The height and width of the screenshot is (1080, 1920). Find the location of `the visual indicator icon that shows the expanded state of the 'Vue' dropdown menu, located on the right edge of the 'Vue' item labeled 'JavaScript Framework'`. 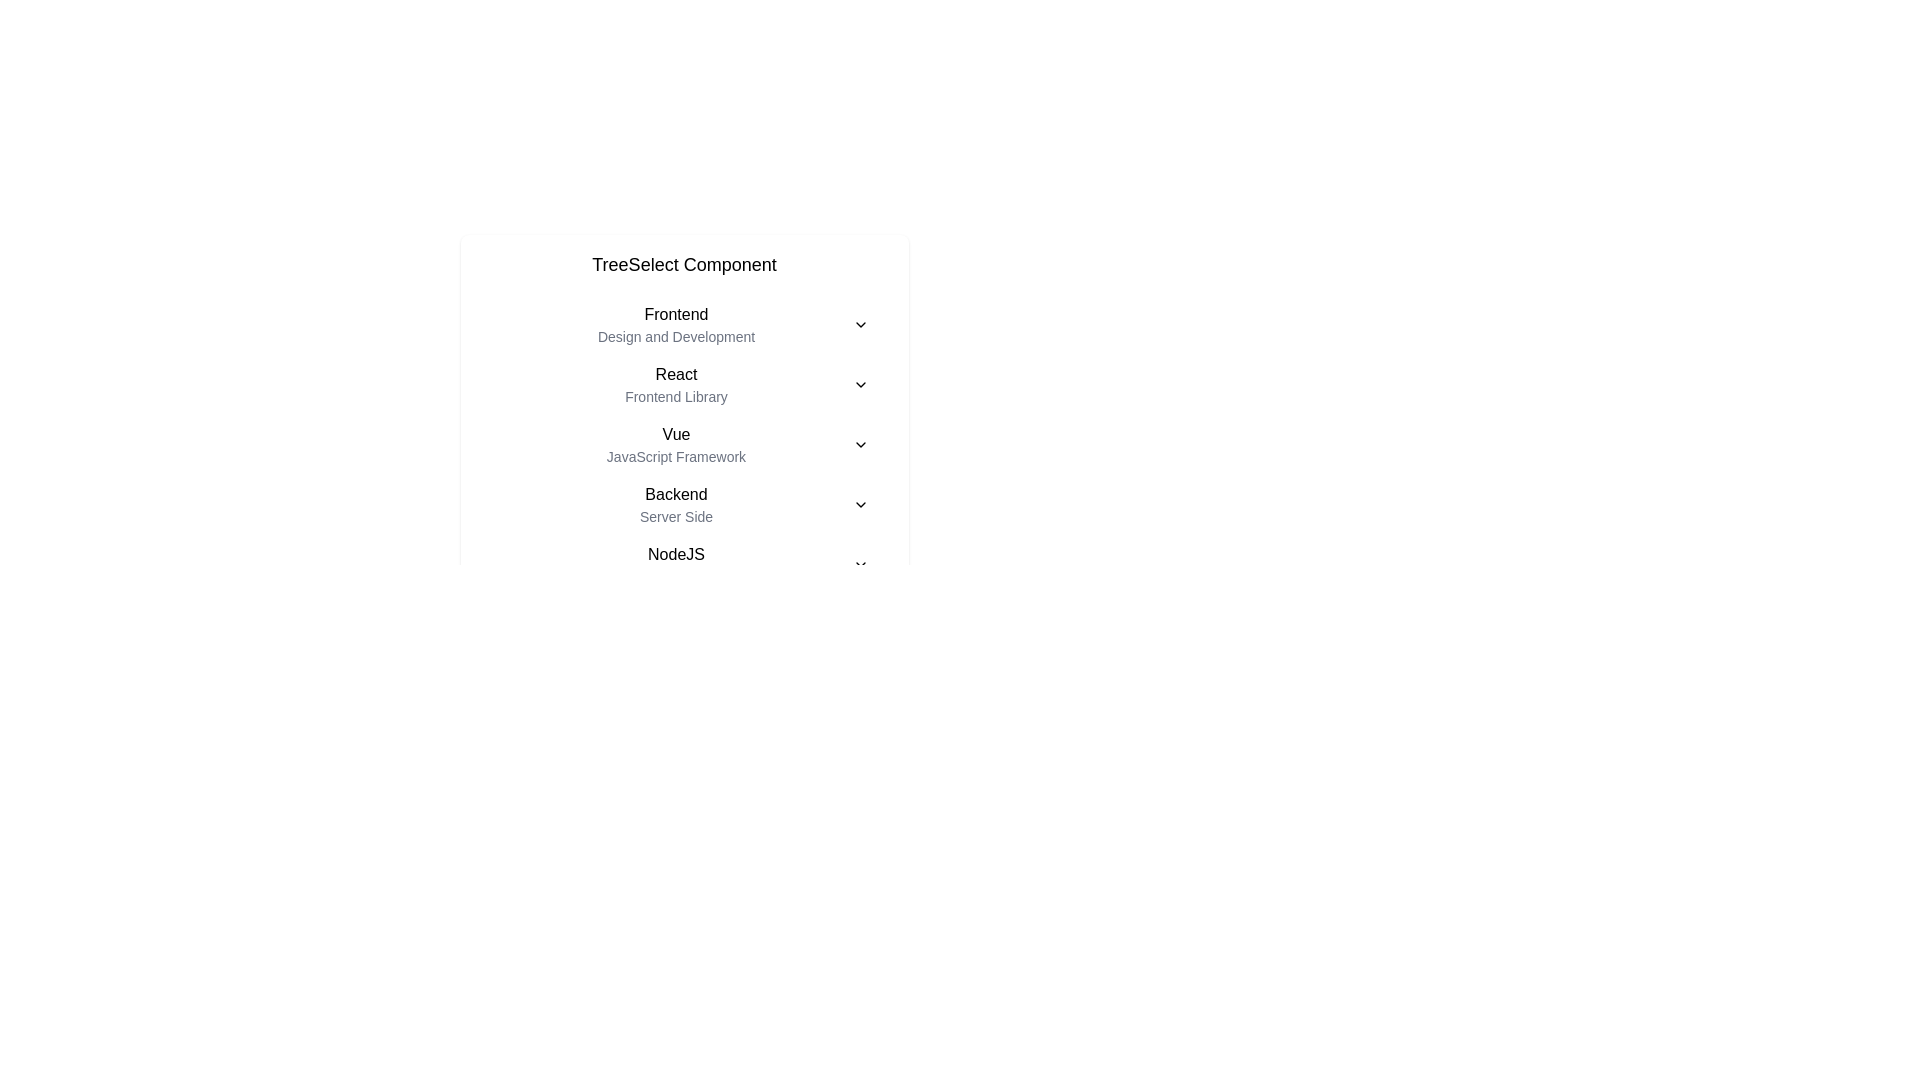

the visual indicator icon that shows the expanded state of the 'Vue' dropdown menu, located on the right edge of the 'Vue' item labeled 'JavaScript Framework' is located at coordinates (860, 443).